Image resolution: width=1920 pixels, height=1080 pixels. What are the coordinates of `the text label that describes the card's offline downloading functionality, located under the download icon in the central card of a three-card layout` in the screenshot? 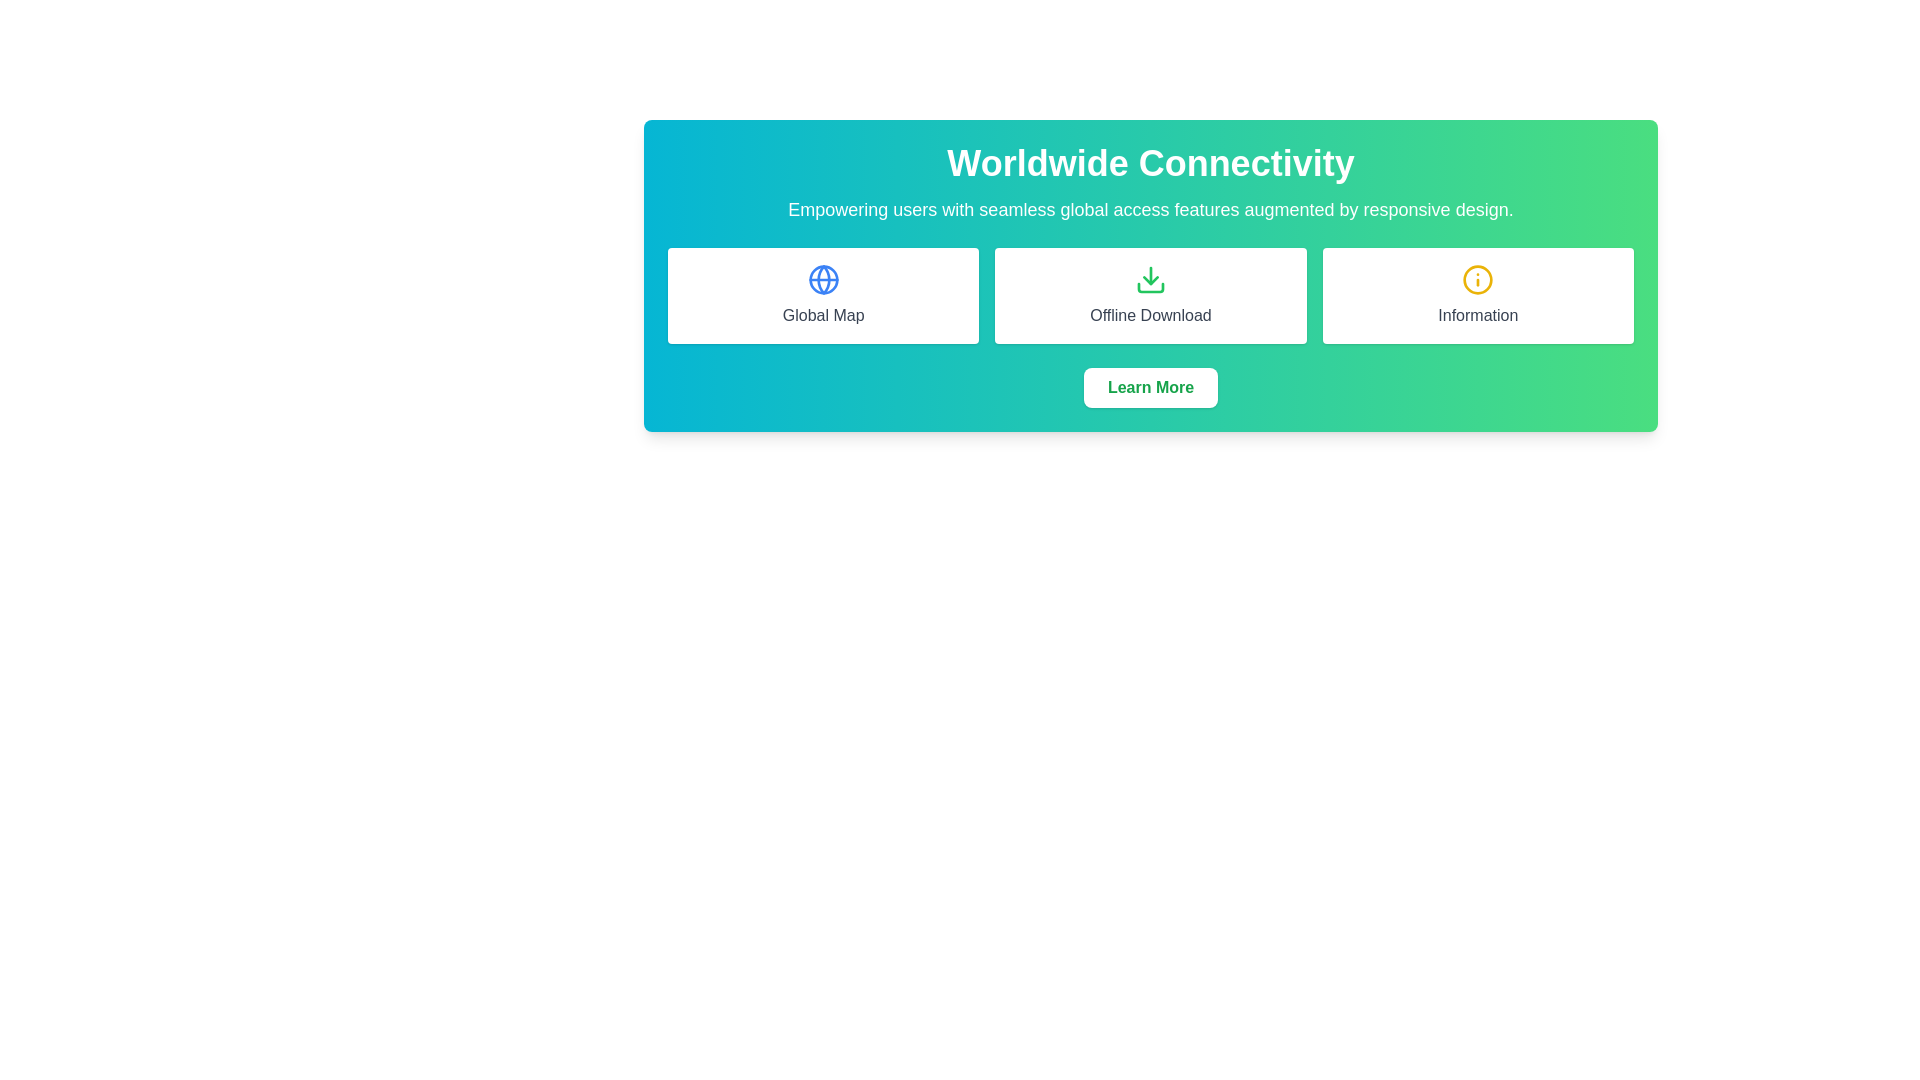 It's located at (1151, 315).